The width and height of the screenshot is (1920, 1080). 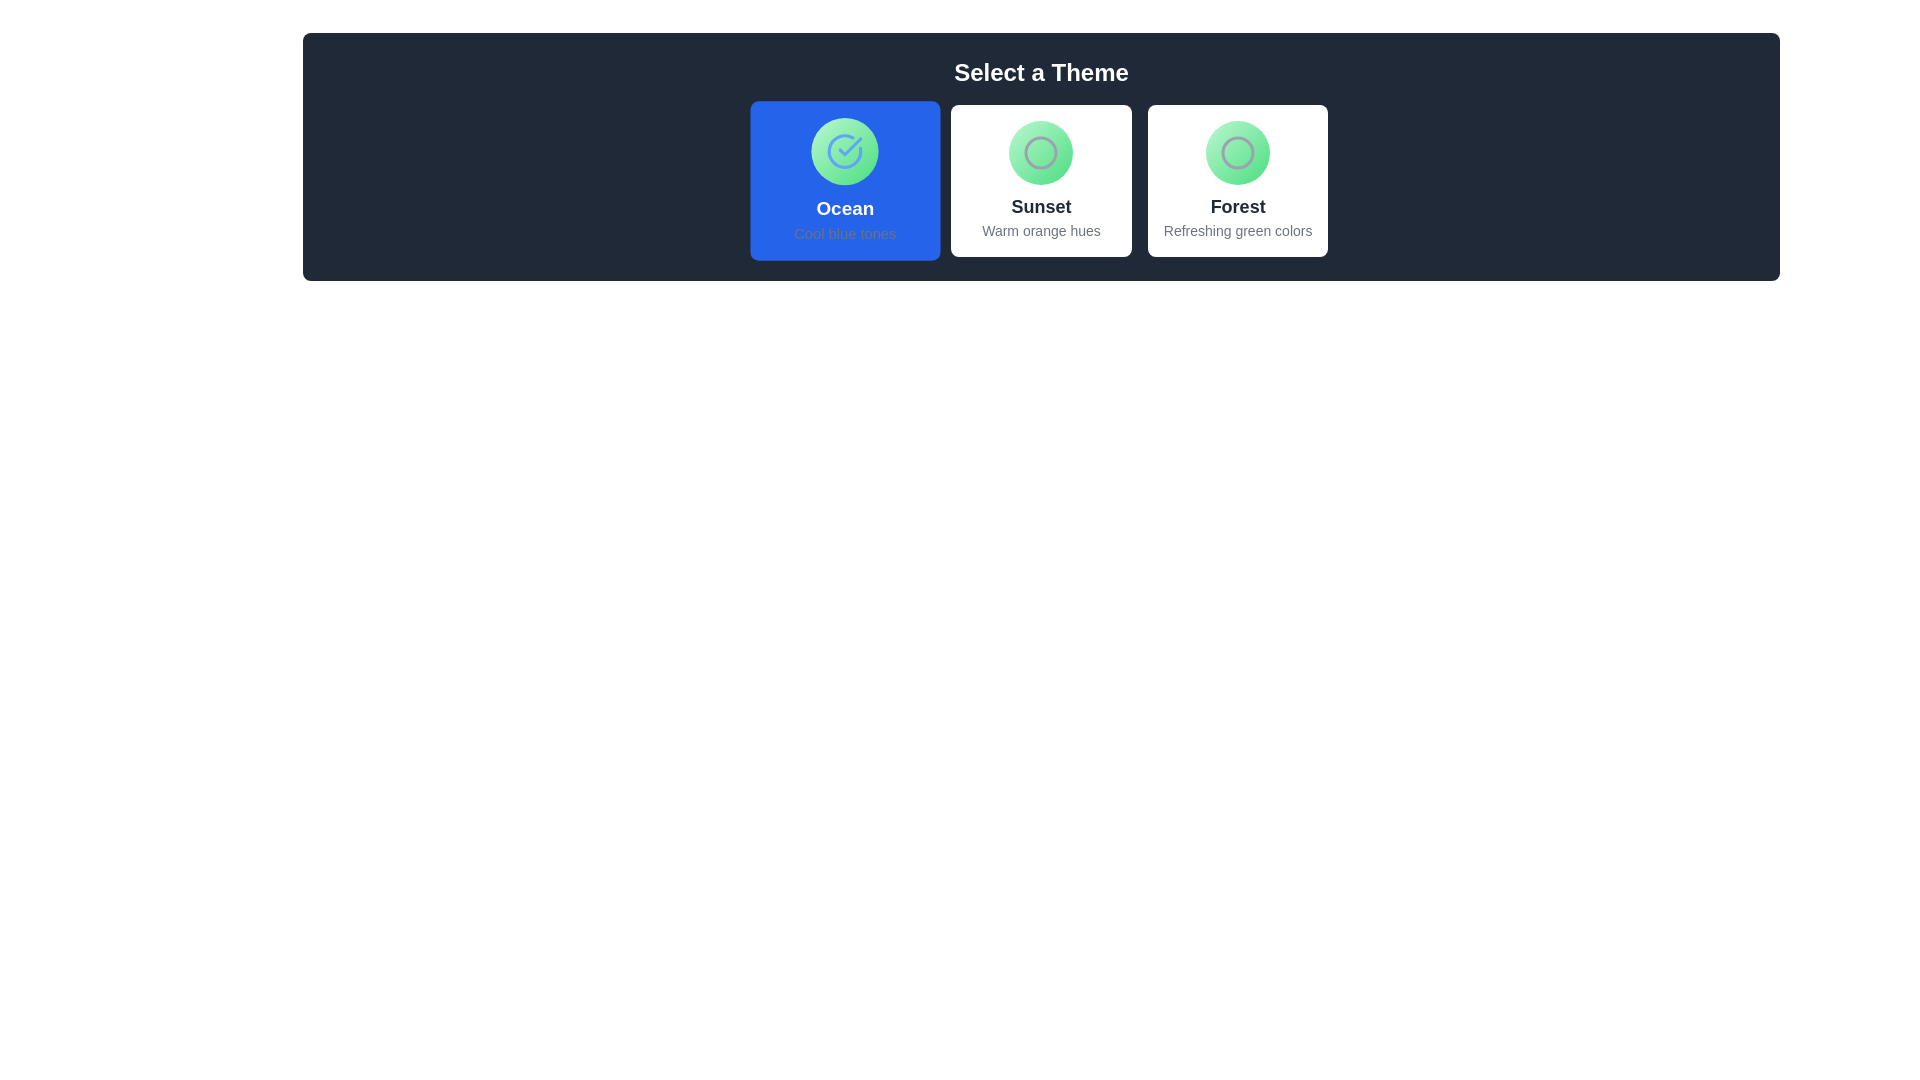 What do you see at coordinates (1040, 152) in the screenshot?
I see `the decorative circle with a gray border centered in the 'Sunset' theme selection card` at bounding box center [1040, 152].